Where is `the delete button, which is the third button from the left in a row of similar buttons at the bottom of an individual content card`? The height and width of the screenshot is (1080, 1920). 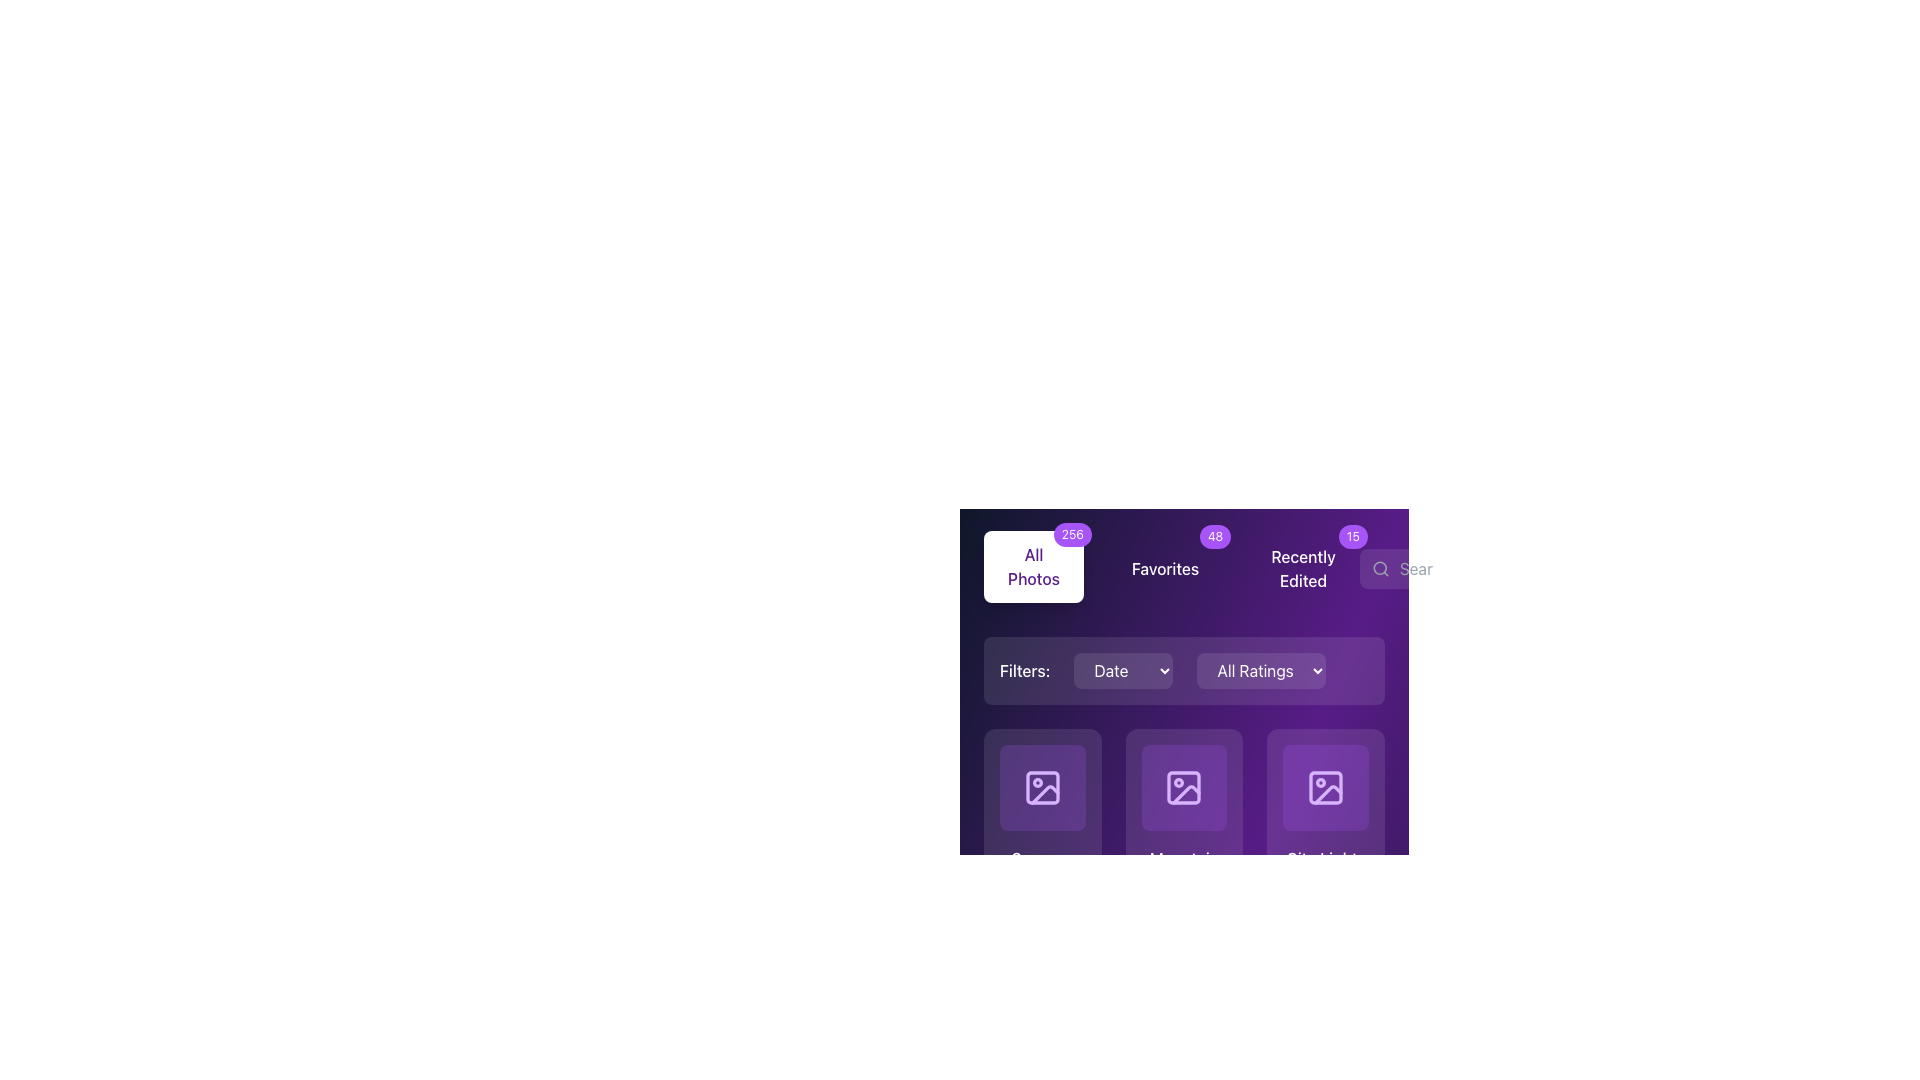 the delete button, which is the third button from the left in a row of similar buttons at the bottom of an individual content card is located at coordinates (1235, 841).